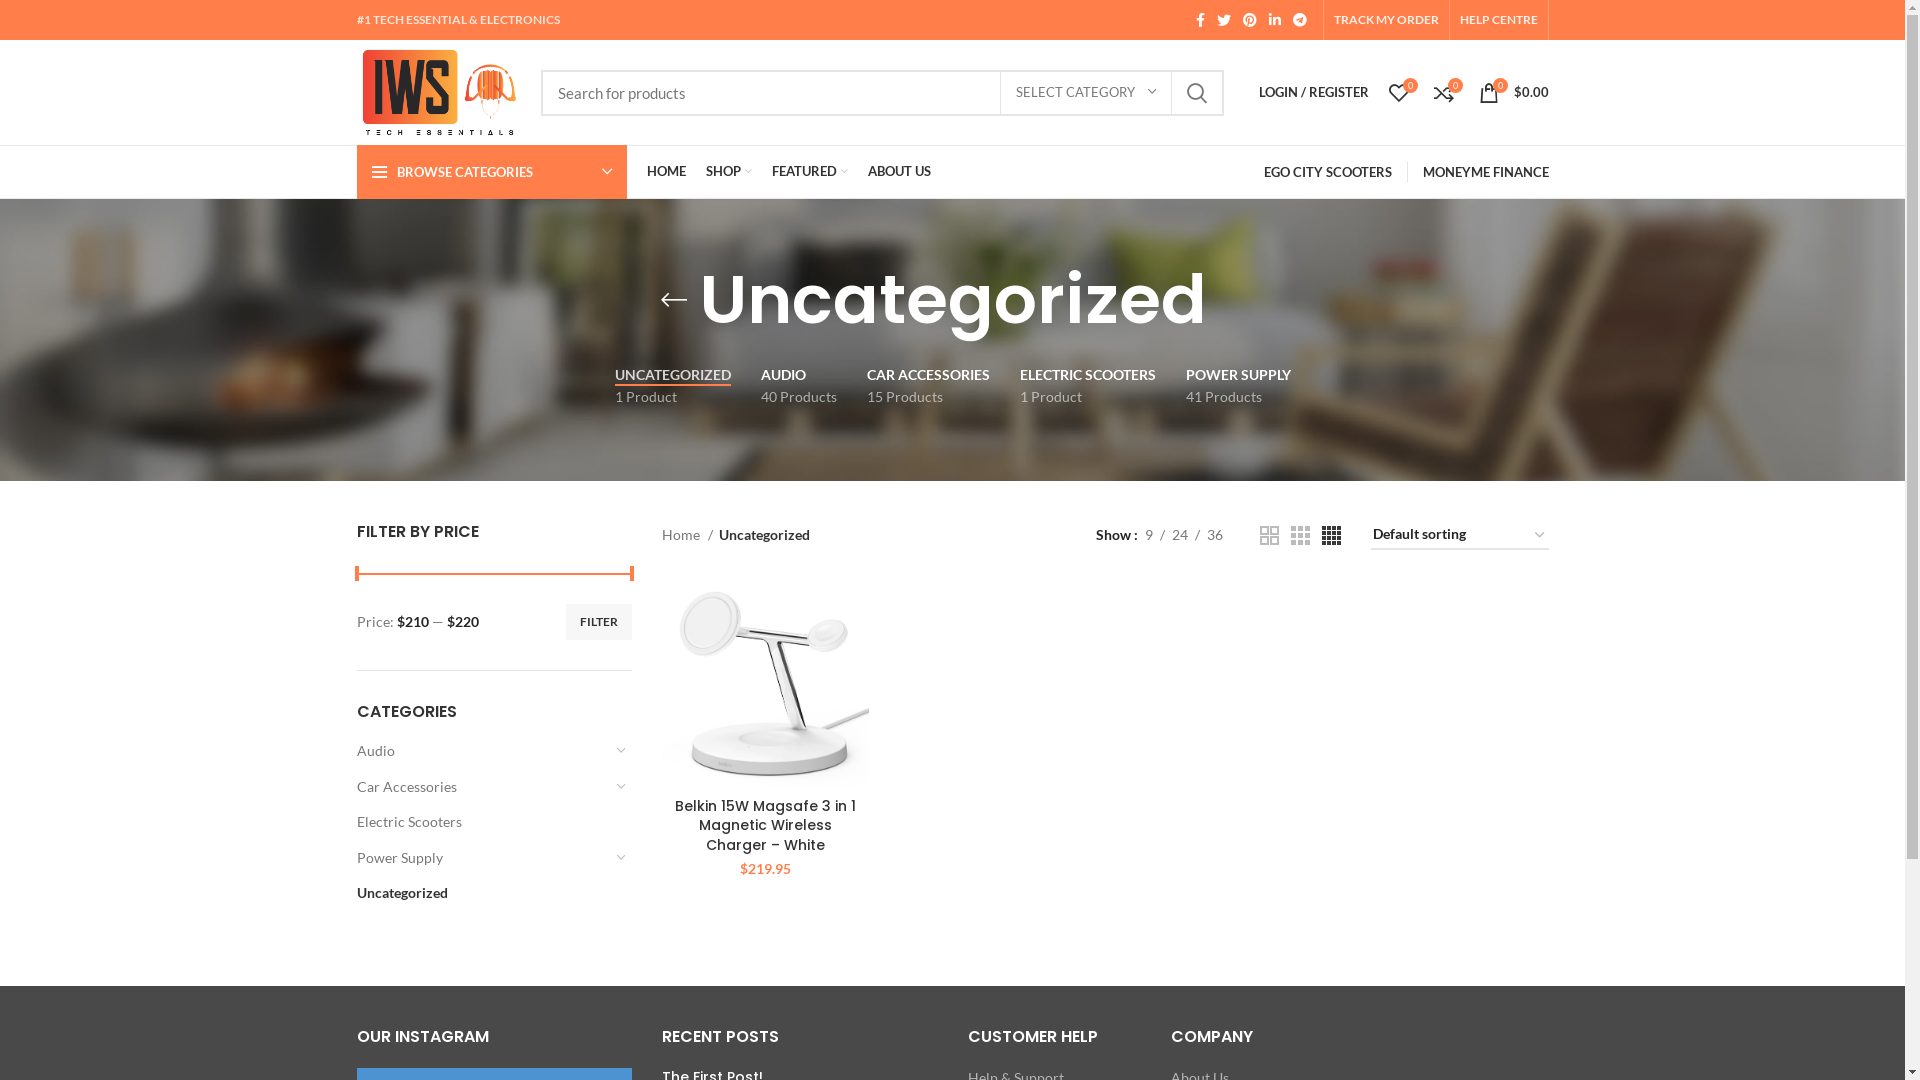 This screenshot has width=1920, height=1080. What do you see at coordinates (598, 620) in the screenshot?
I see `'FILTER'` at bounding box center [598, 620].